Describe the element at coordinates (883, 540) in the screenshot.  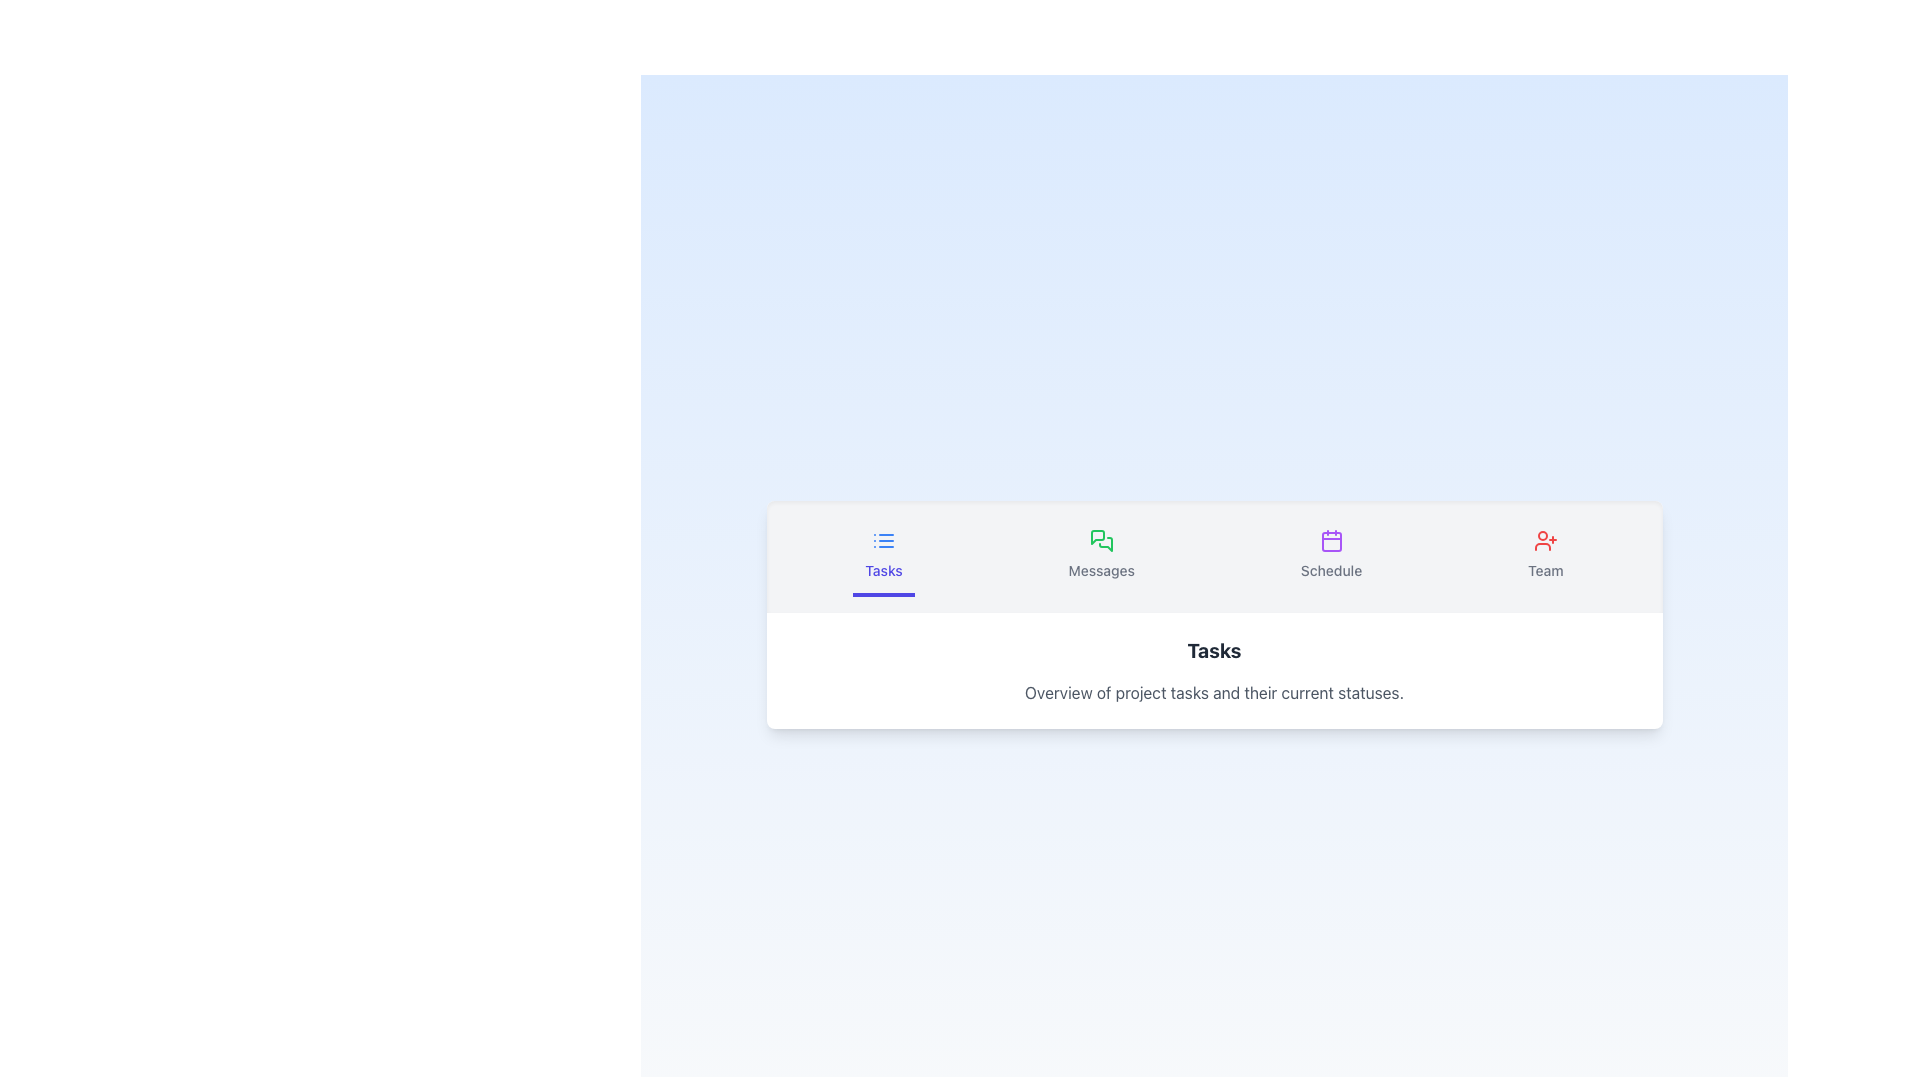
I see `the 'Tasks' icon in the navigation menu, which visually represents the 'Tasks' section` at that location.